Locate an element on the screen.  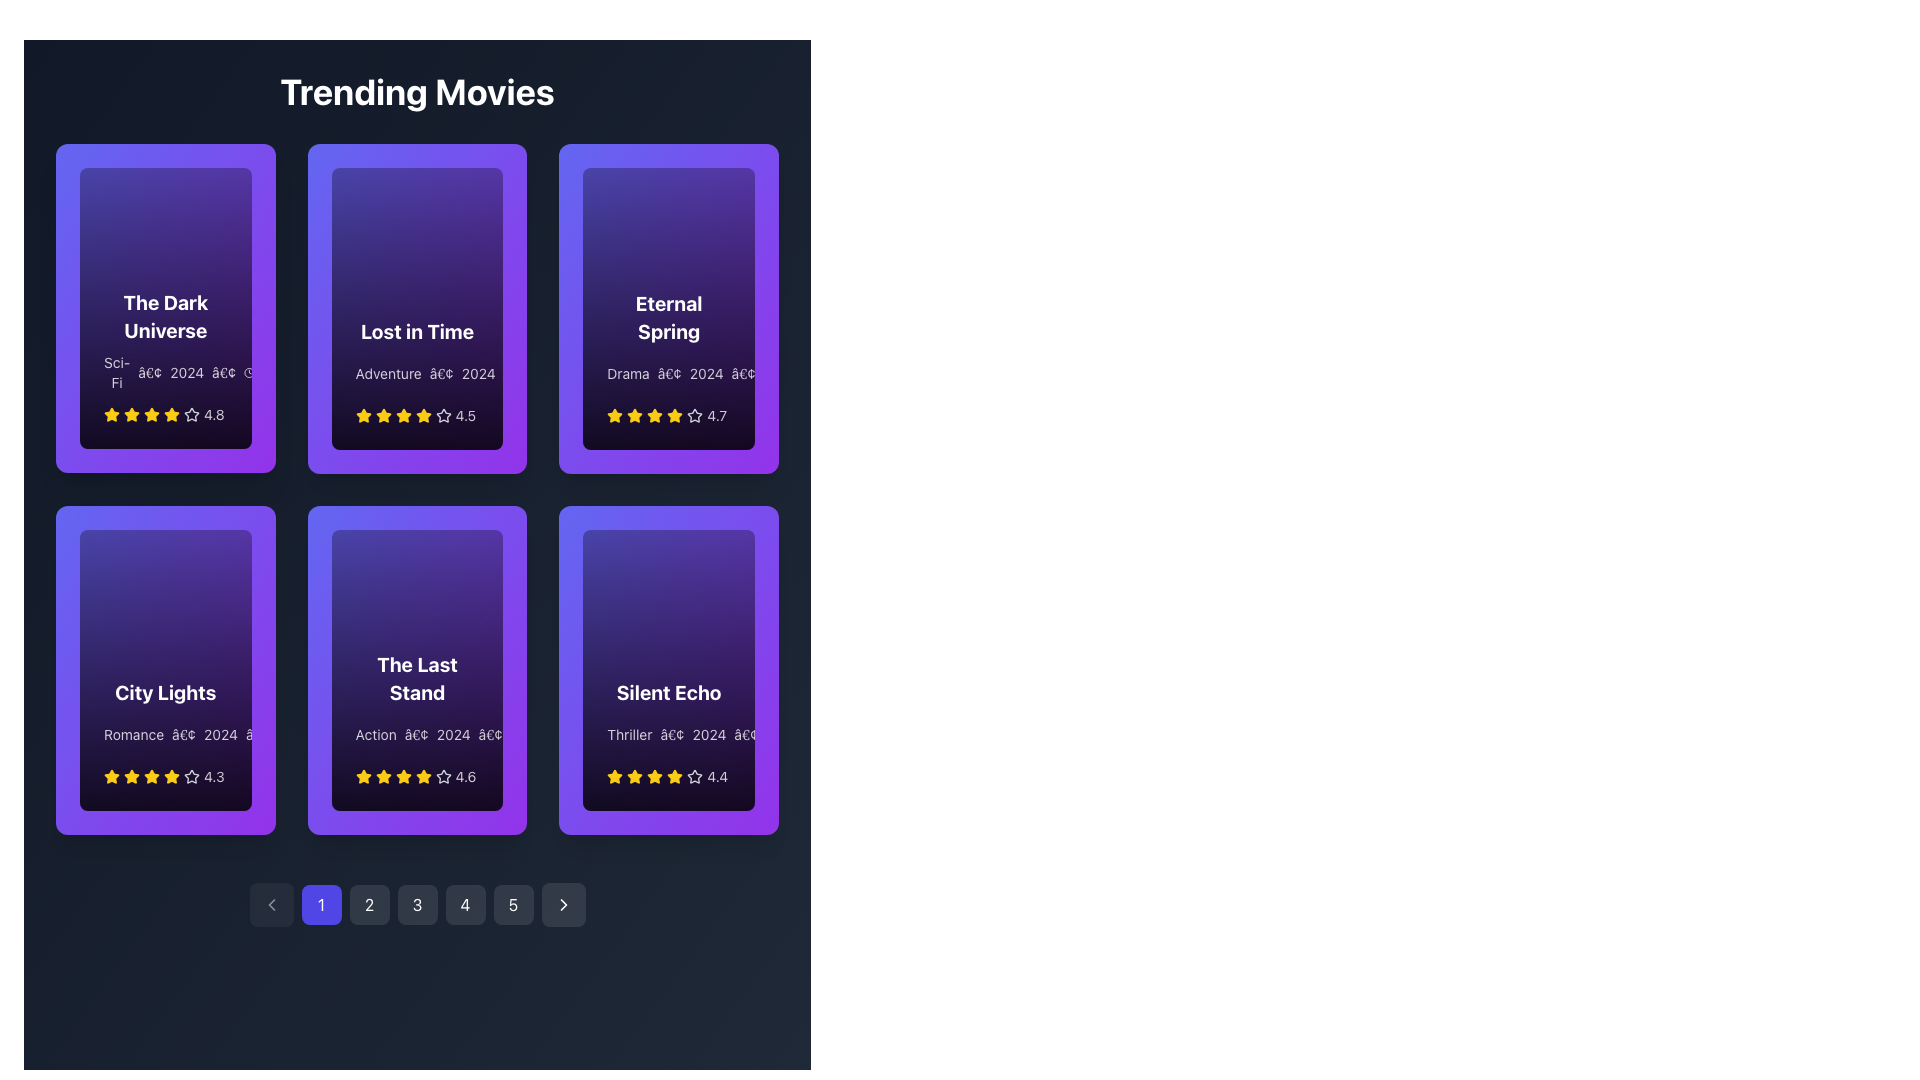
the decorative symbol (typographic separator) element, which is a bullet-like point ('•') located between '2024' and '2h 10m' in the movie card for 'Silent Echo' is located at coordinates (745, 735).